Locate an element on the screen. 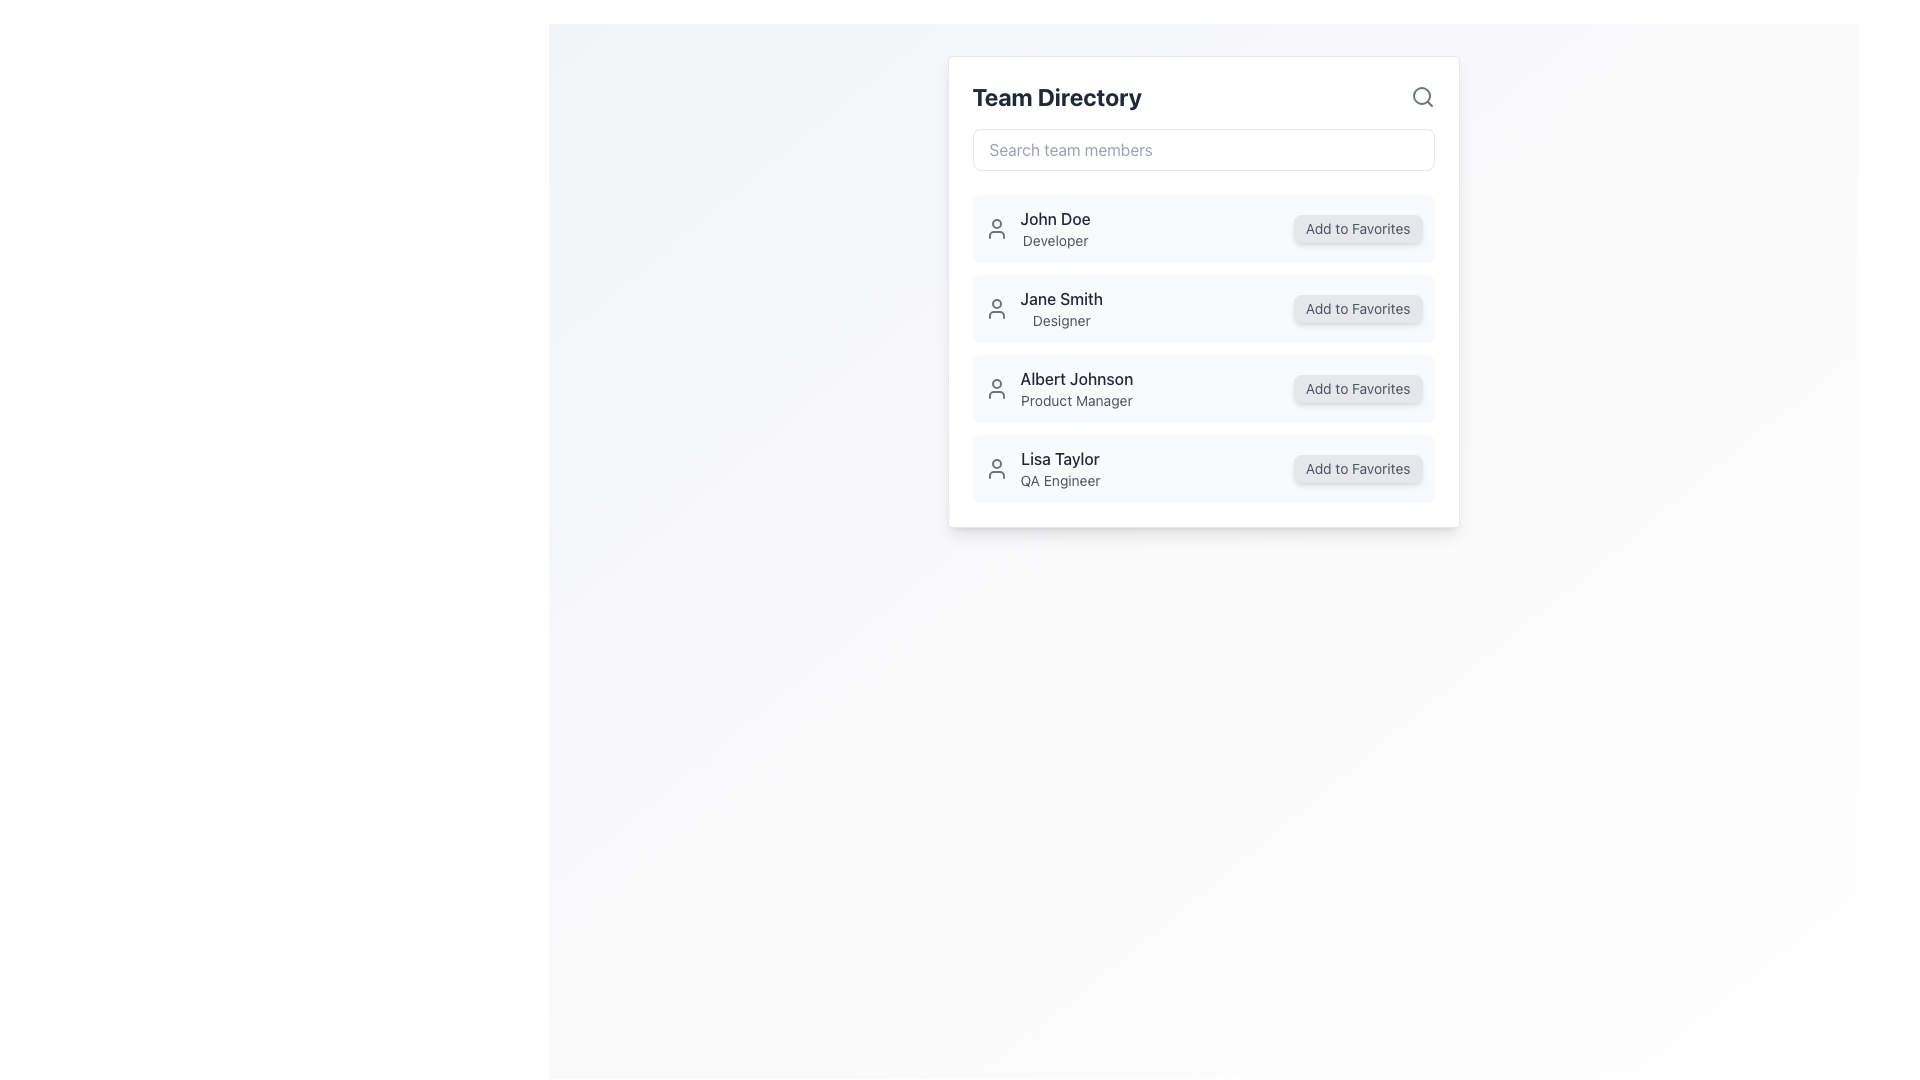 The height and width of the screenshot is (1080, 1920). the Text Display Unit that displays 'Lisa Taylor' as the top line and 'QA Engineer' as the bottom line, located in the Team Directory interface is located at coordinates (1059, 469).